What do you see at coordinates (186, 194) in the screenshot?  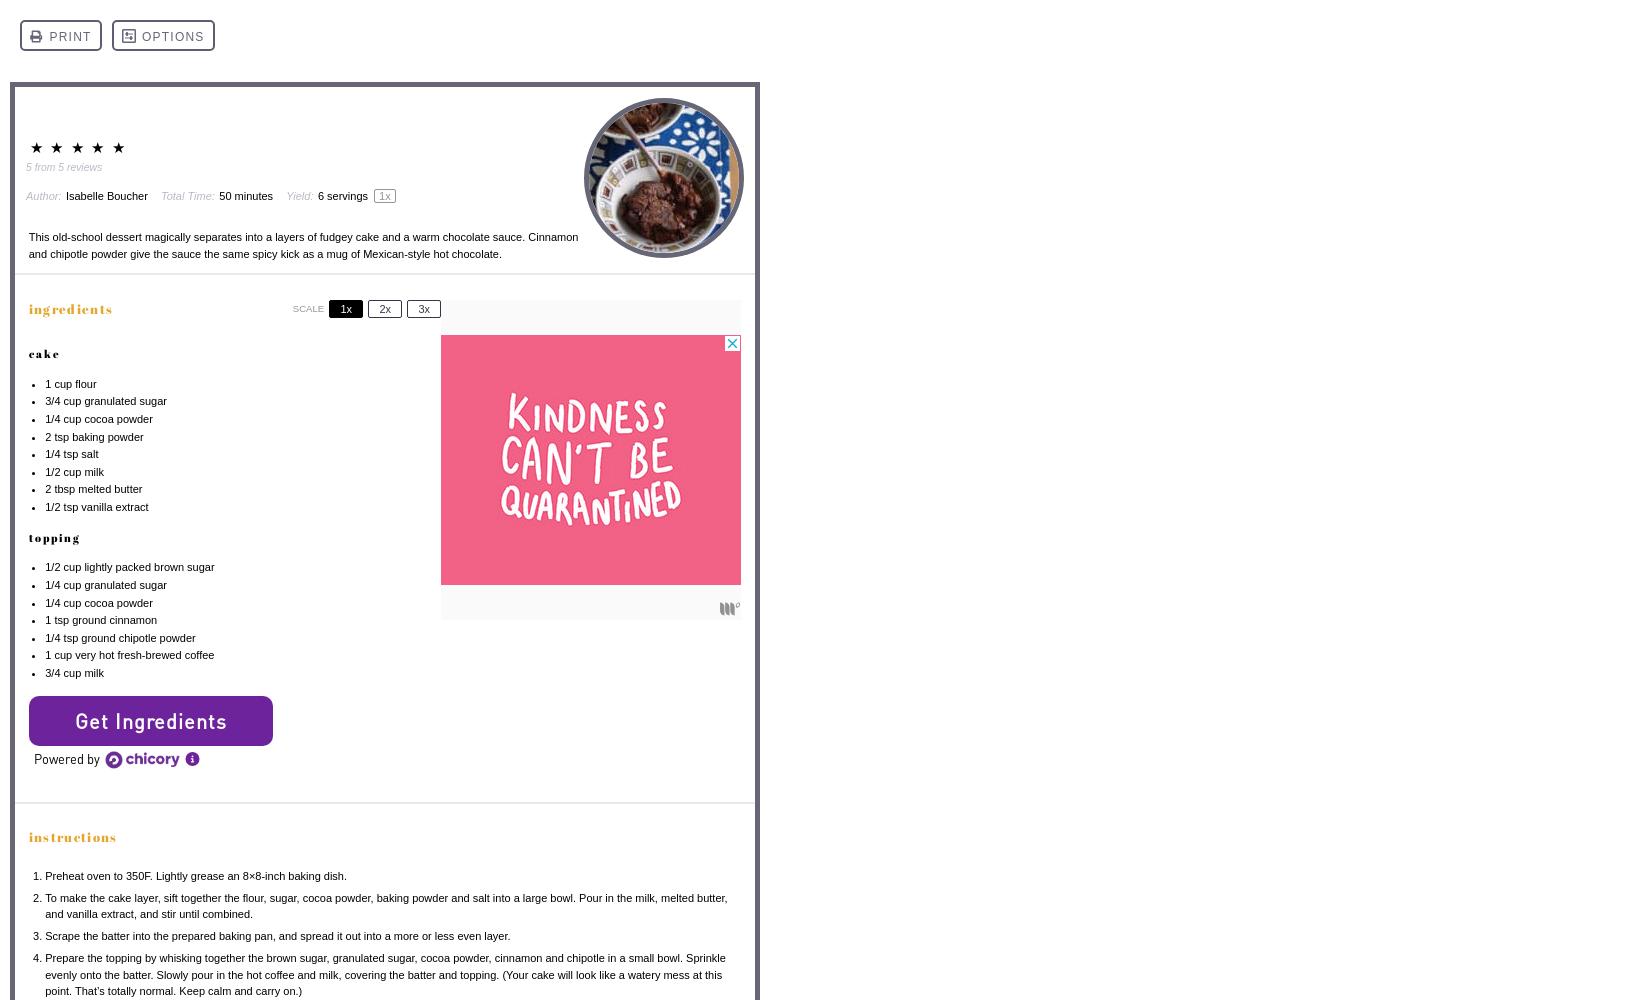 I see `'Total Time:'` at bounding box center [186, 194].